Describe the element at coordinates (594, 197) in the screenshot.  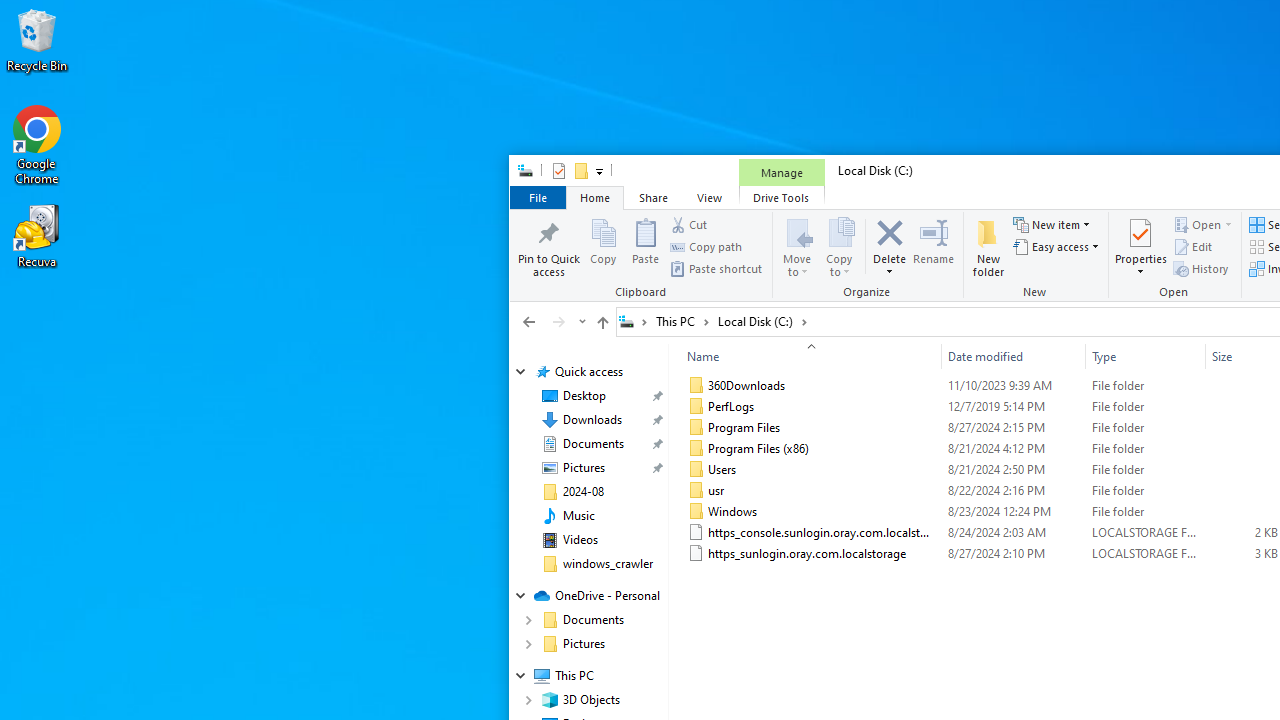
I see `'Home'` at that location.